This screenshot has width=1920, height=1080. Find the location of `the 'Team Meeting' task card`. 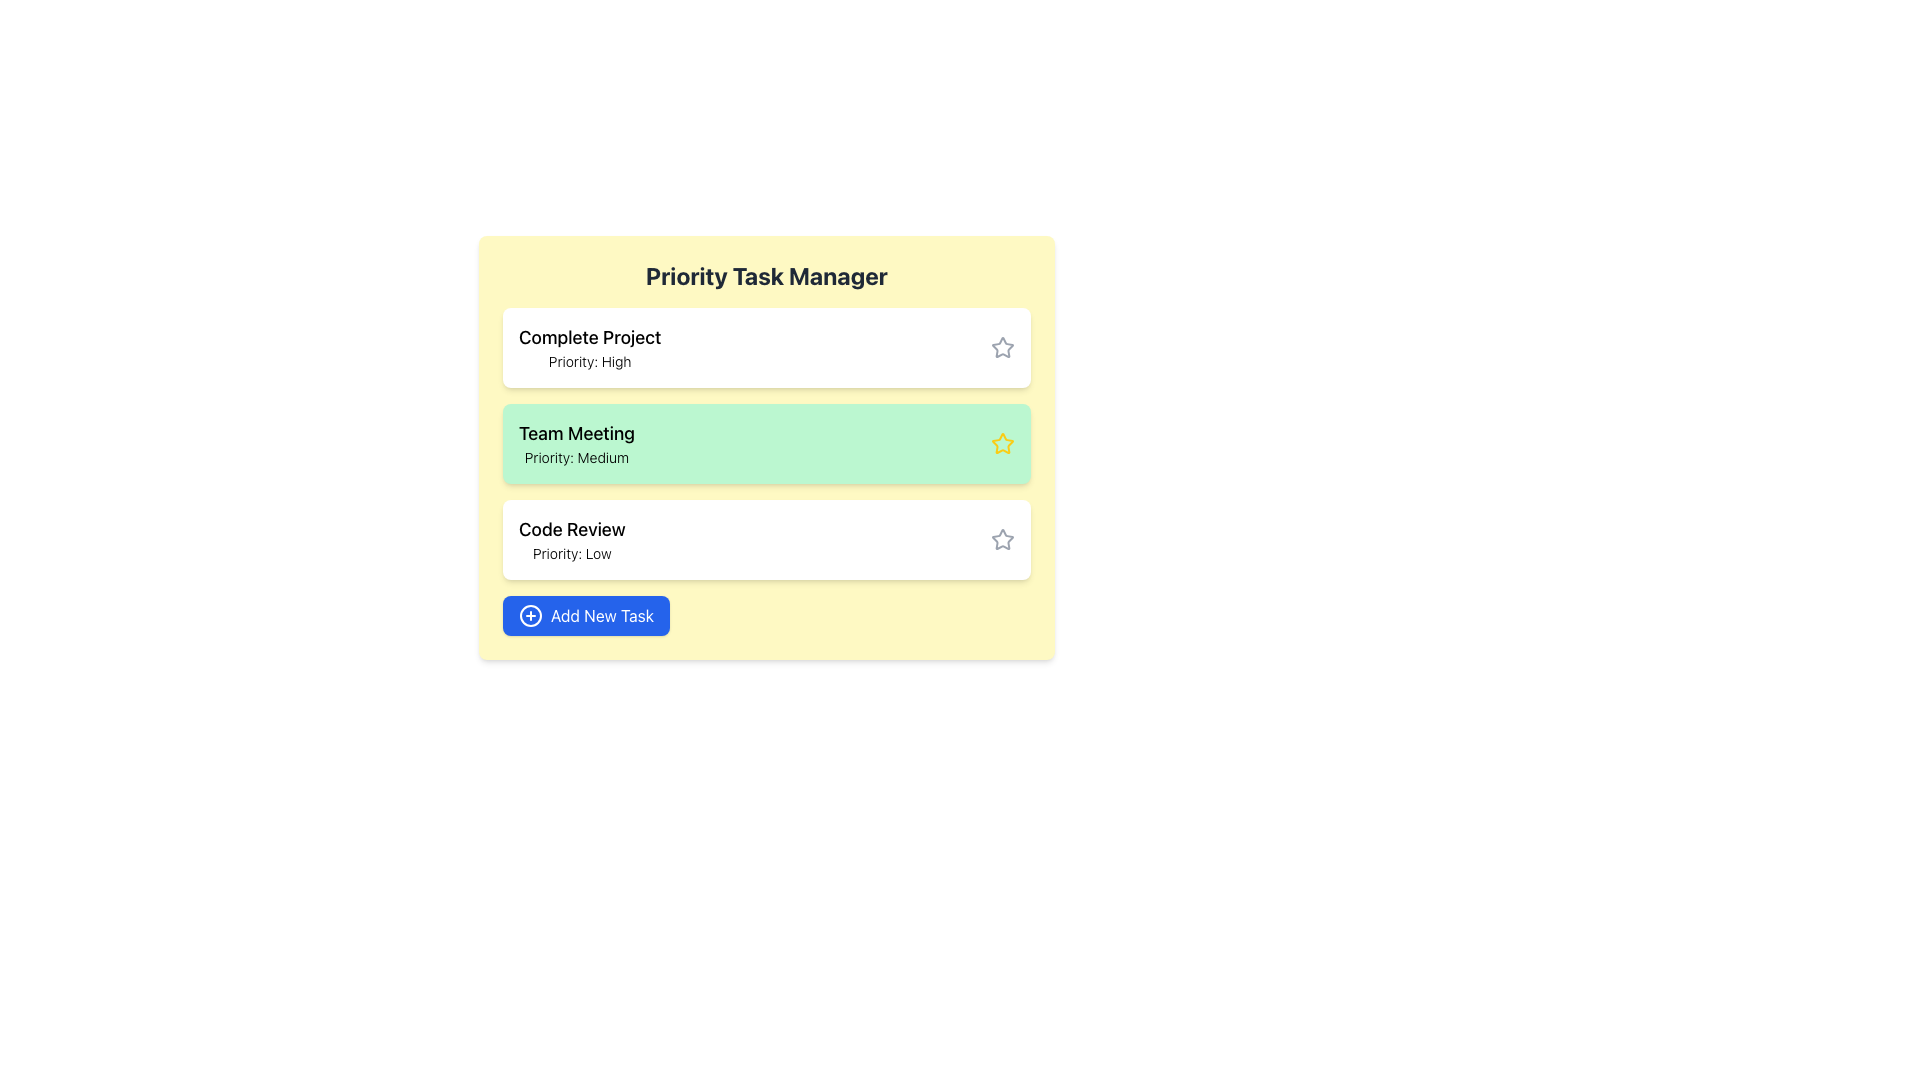

the 'Team Meeting' task card is located at coordinates (766, 442).